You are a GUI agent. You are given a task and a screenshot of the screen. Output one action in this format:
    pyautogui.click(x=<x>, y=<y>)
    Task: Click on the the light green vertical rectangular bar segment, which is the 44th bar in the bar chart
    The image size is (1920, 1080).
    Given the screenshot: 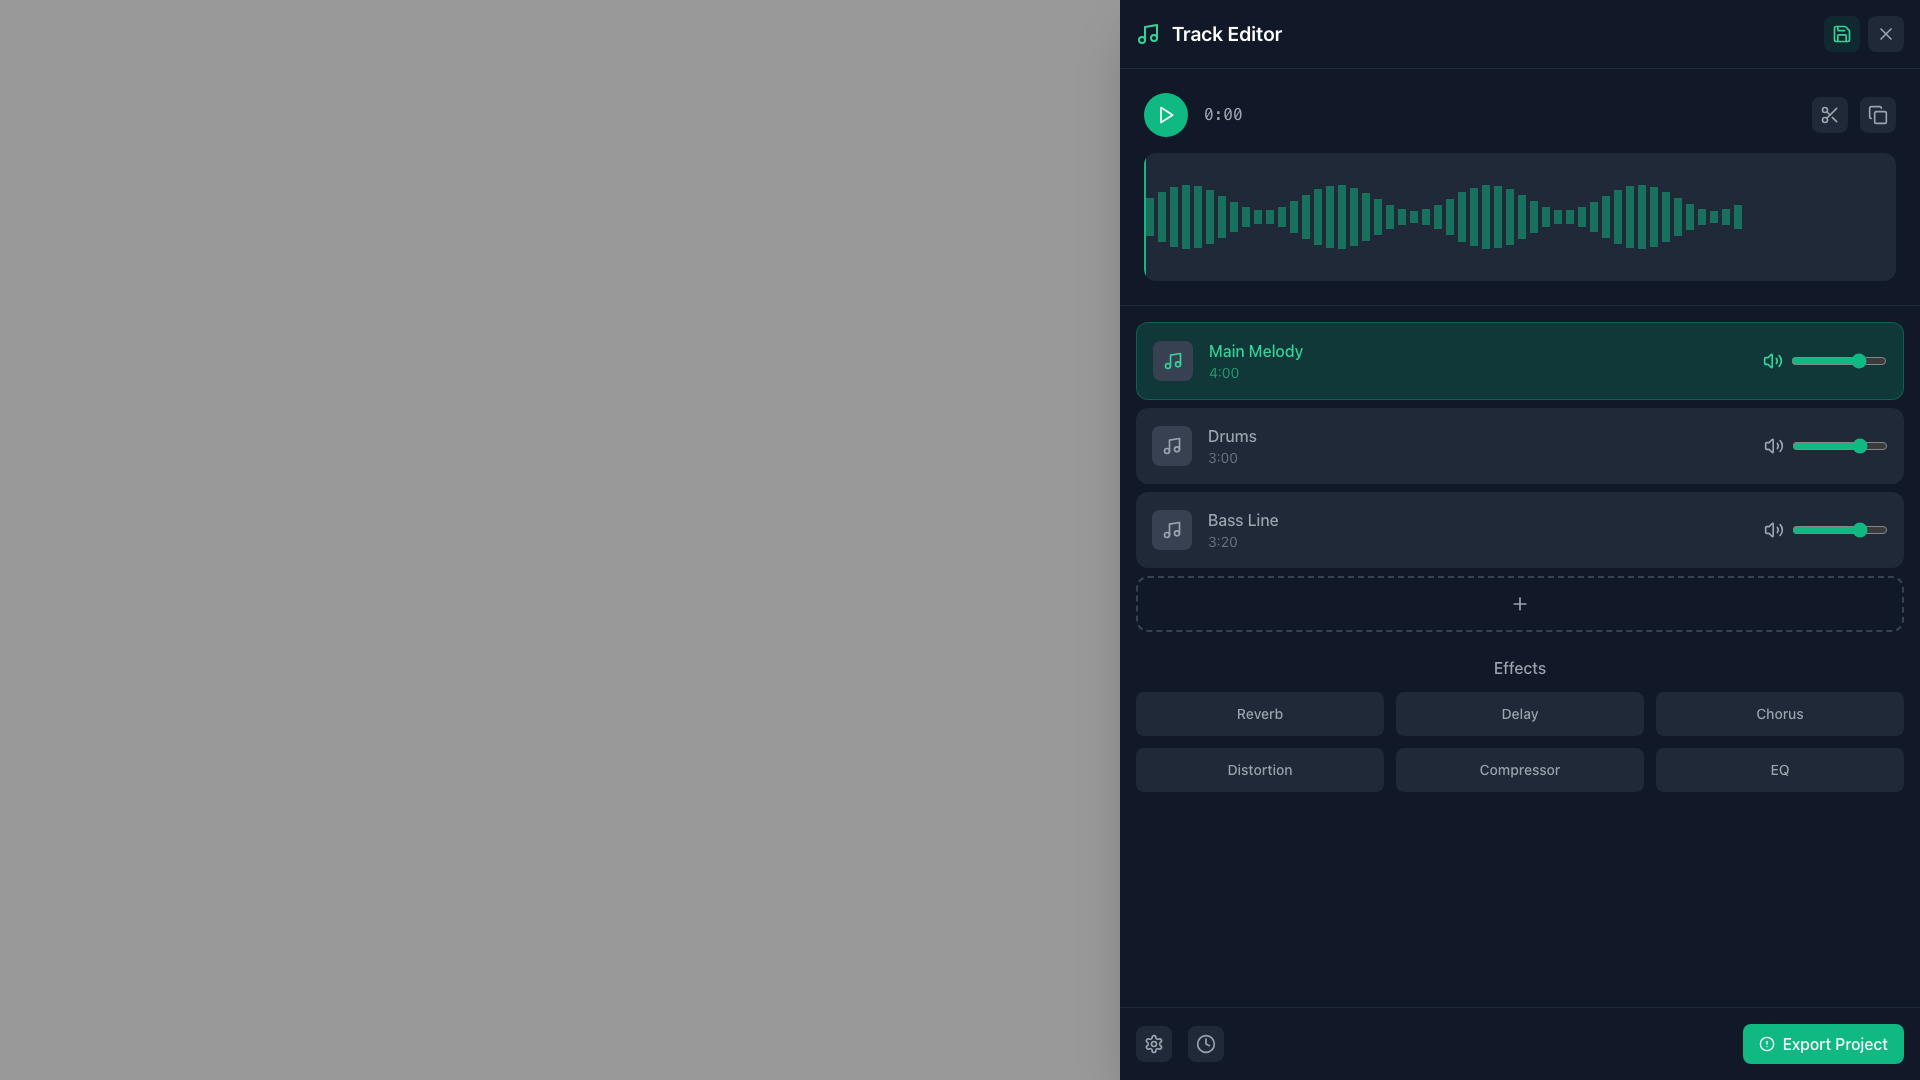 What is the action you would take?
    pyautogui.click(x=1712, y=216)
    